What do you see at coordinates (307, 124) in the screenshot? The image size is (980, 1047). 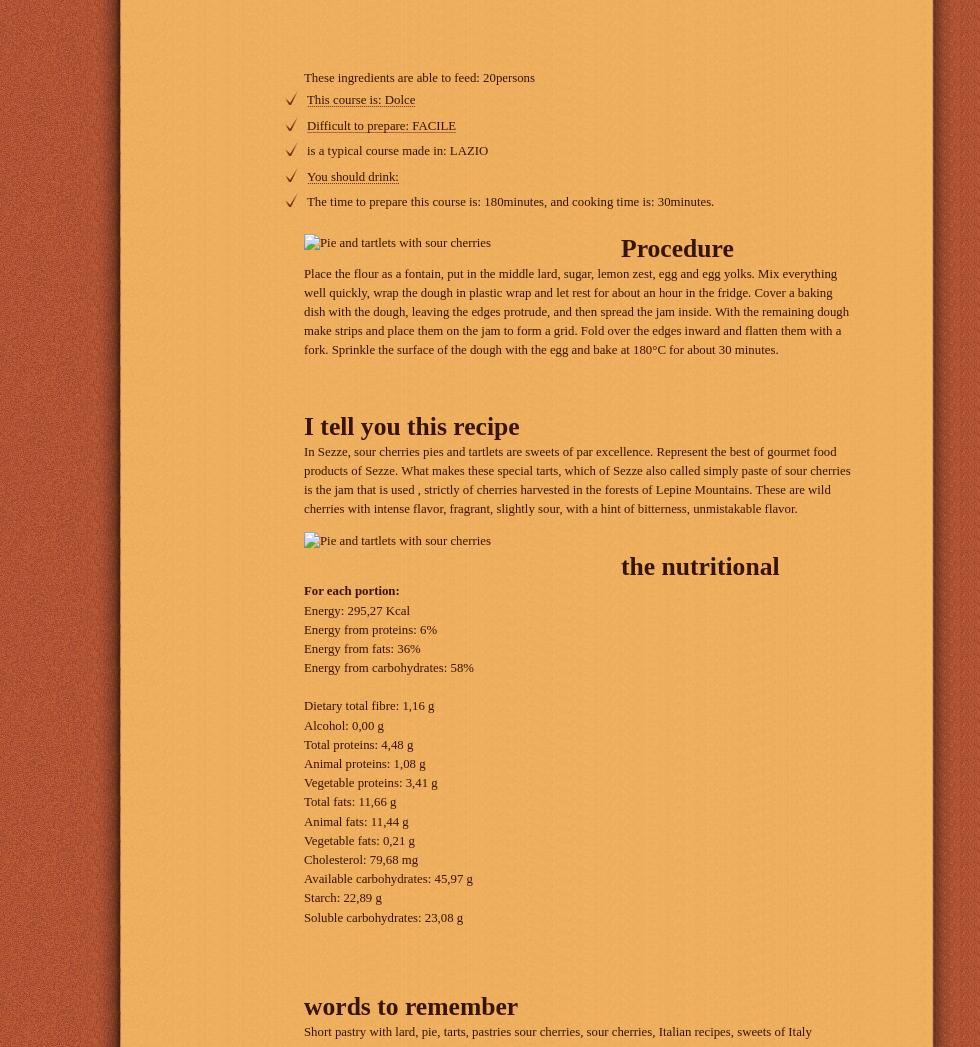 I see `'Difficult to prepare: FACILE'` at bounding box center [307, 124].